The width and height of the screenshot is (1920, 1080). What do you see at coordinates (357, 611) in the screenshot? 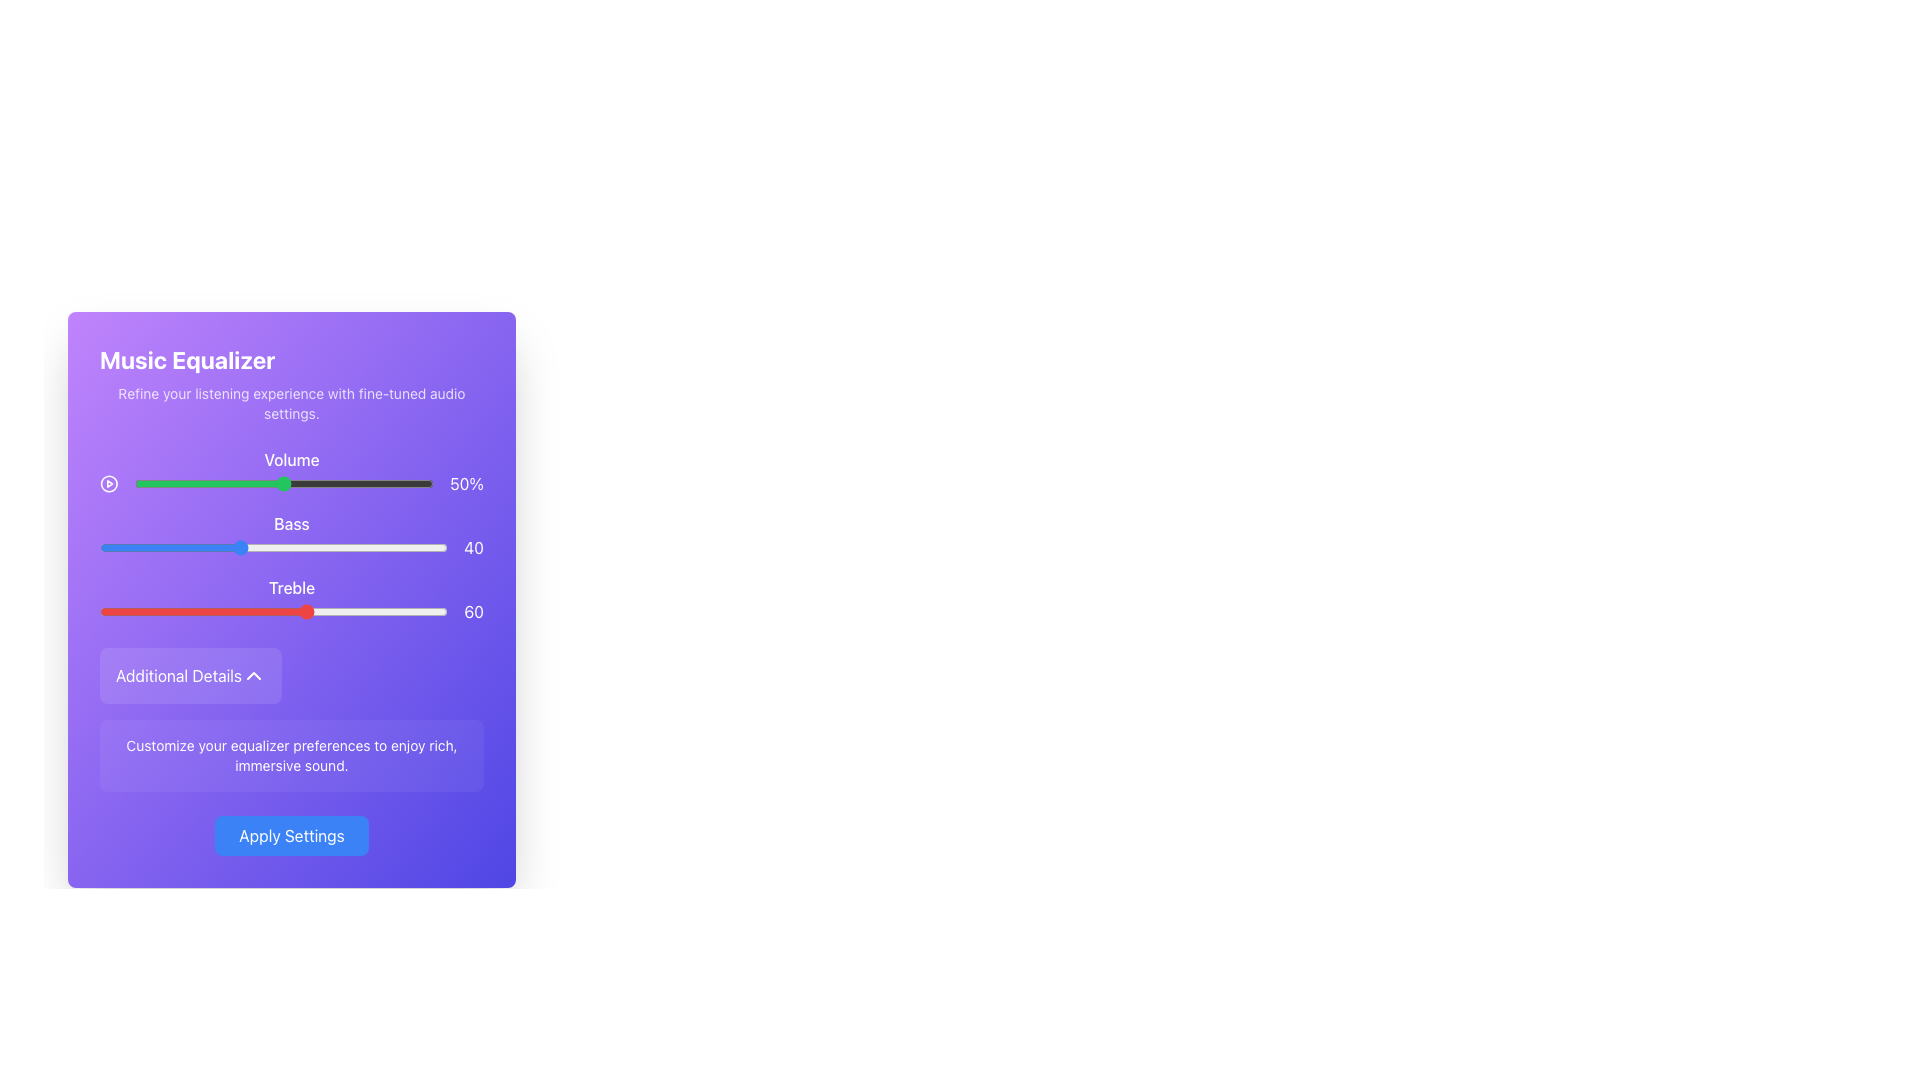
I see `the treble level` at bounding box center [357, 611].